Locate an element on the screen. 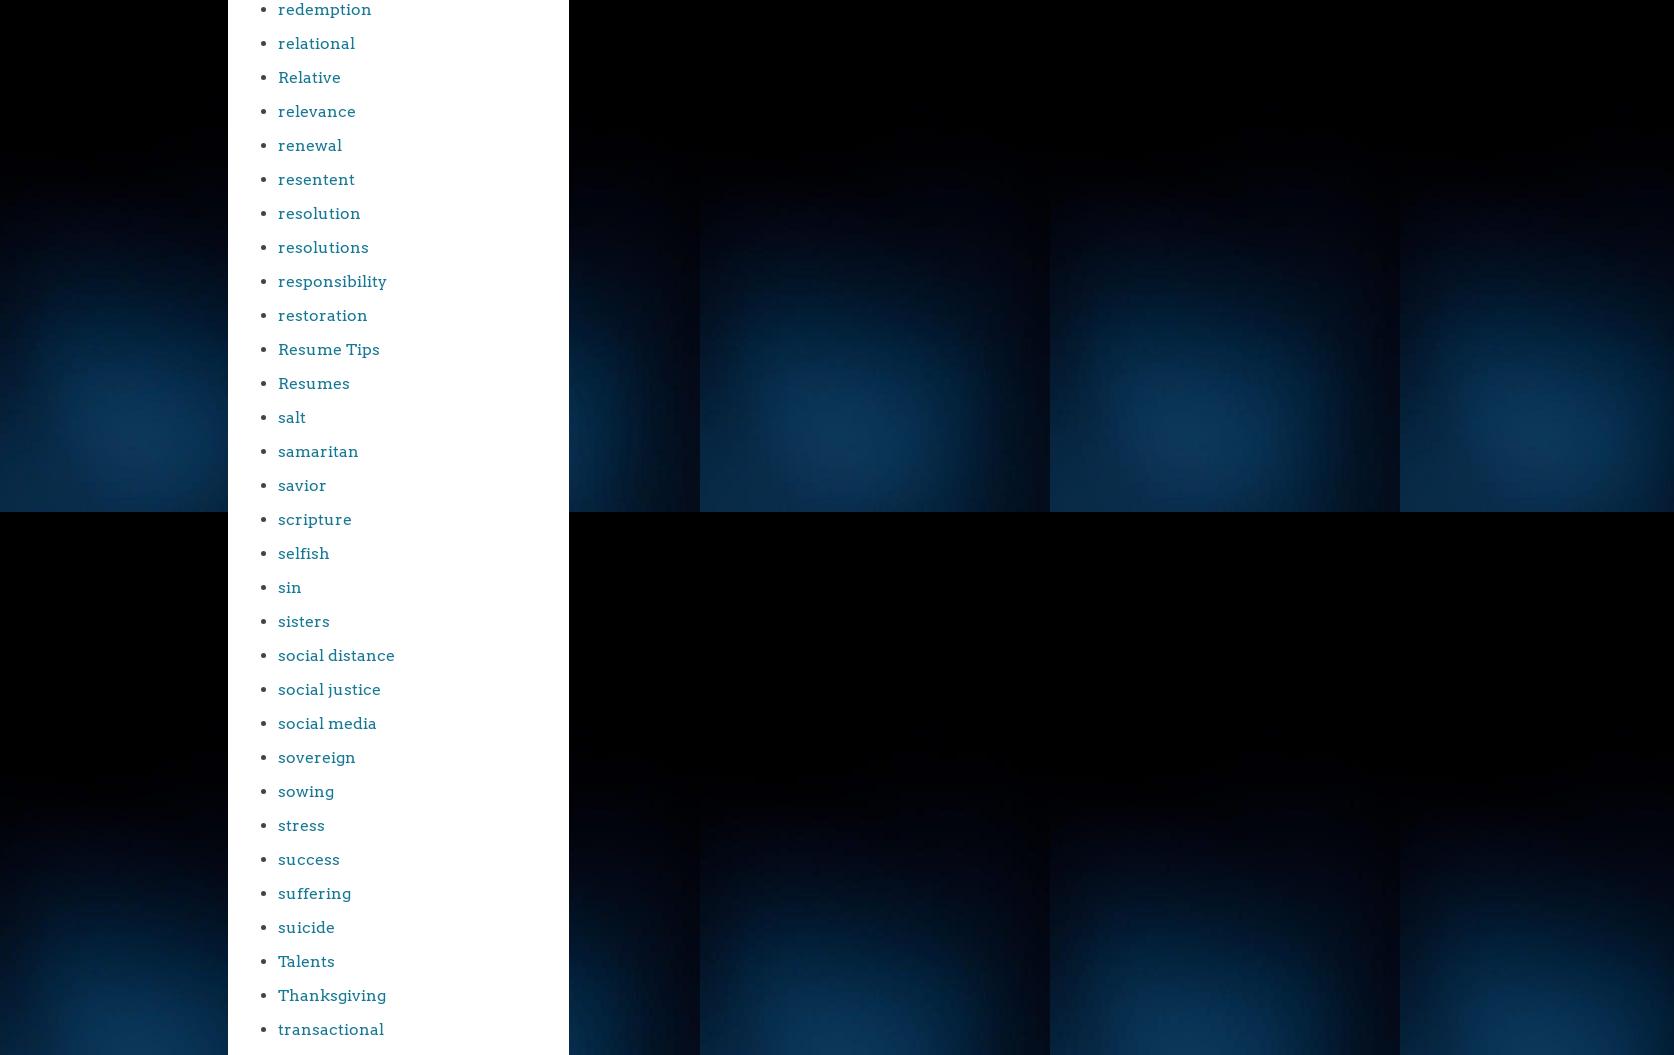  'savior' is located at coordinates (302, 485).